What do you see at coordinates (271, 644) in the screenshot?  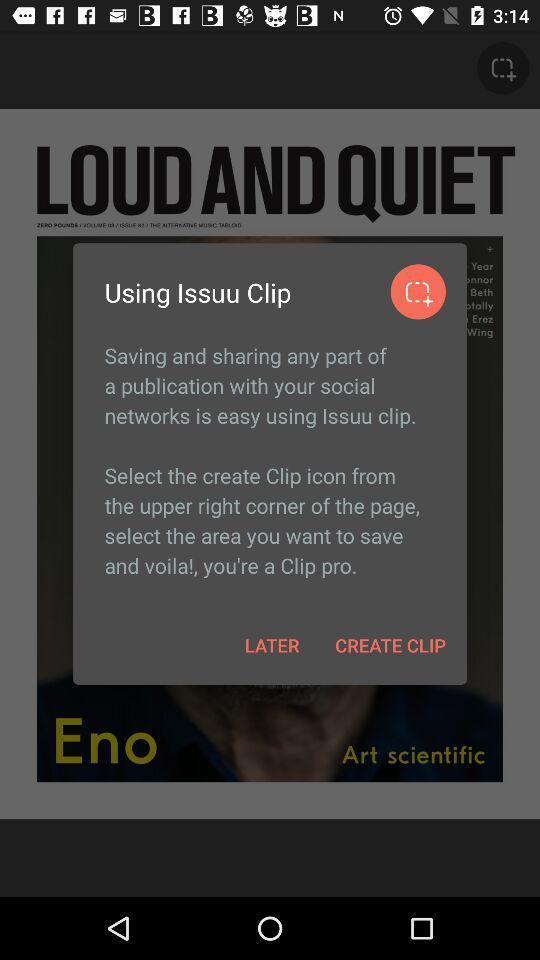 I see `the item to the left of the create clip icon` at bounding box center [271, 644].